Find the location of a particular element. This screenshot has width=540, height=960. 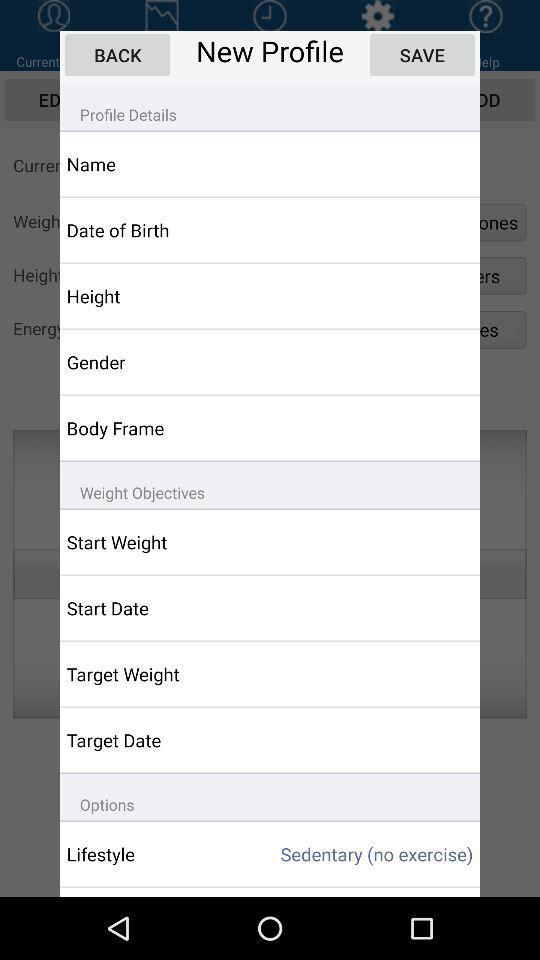

the app above body frame icon is located at coordinates (155, 361).